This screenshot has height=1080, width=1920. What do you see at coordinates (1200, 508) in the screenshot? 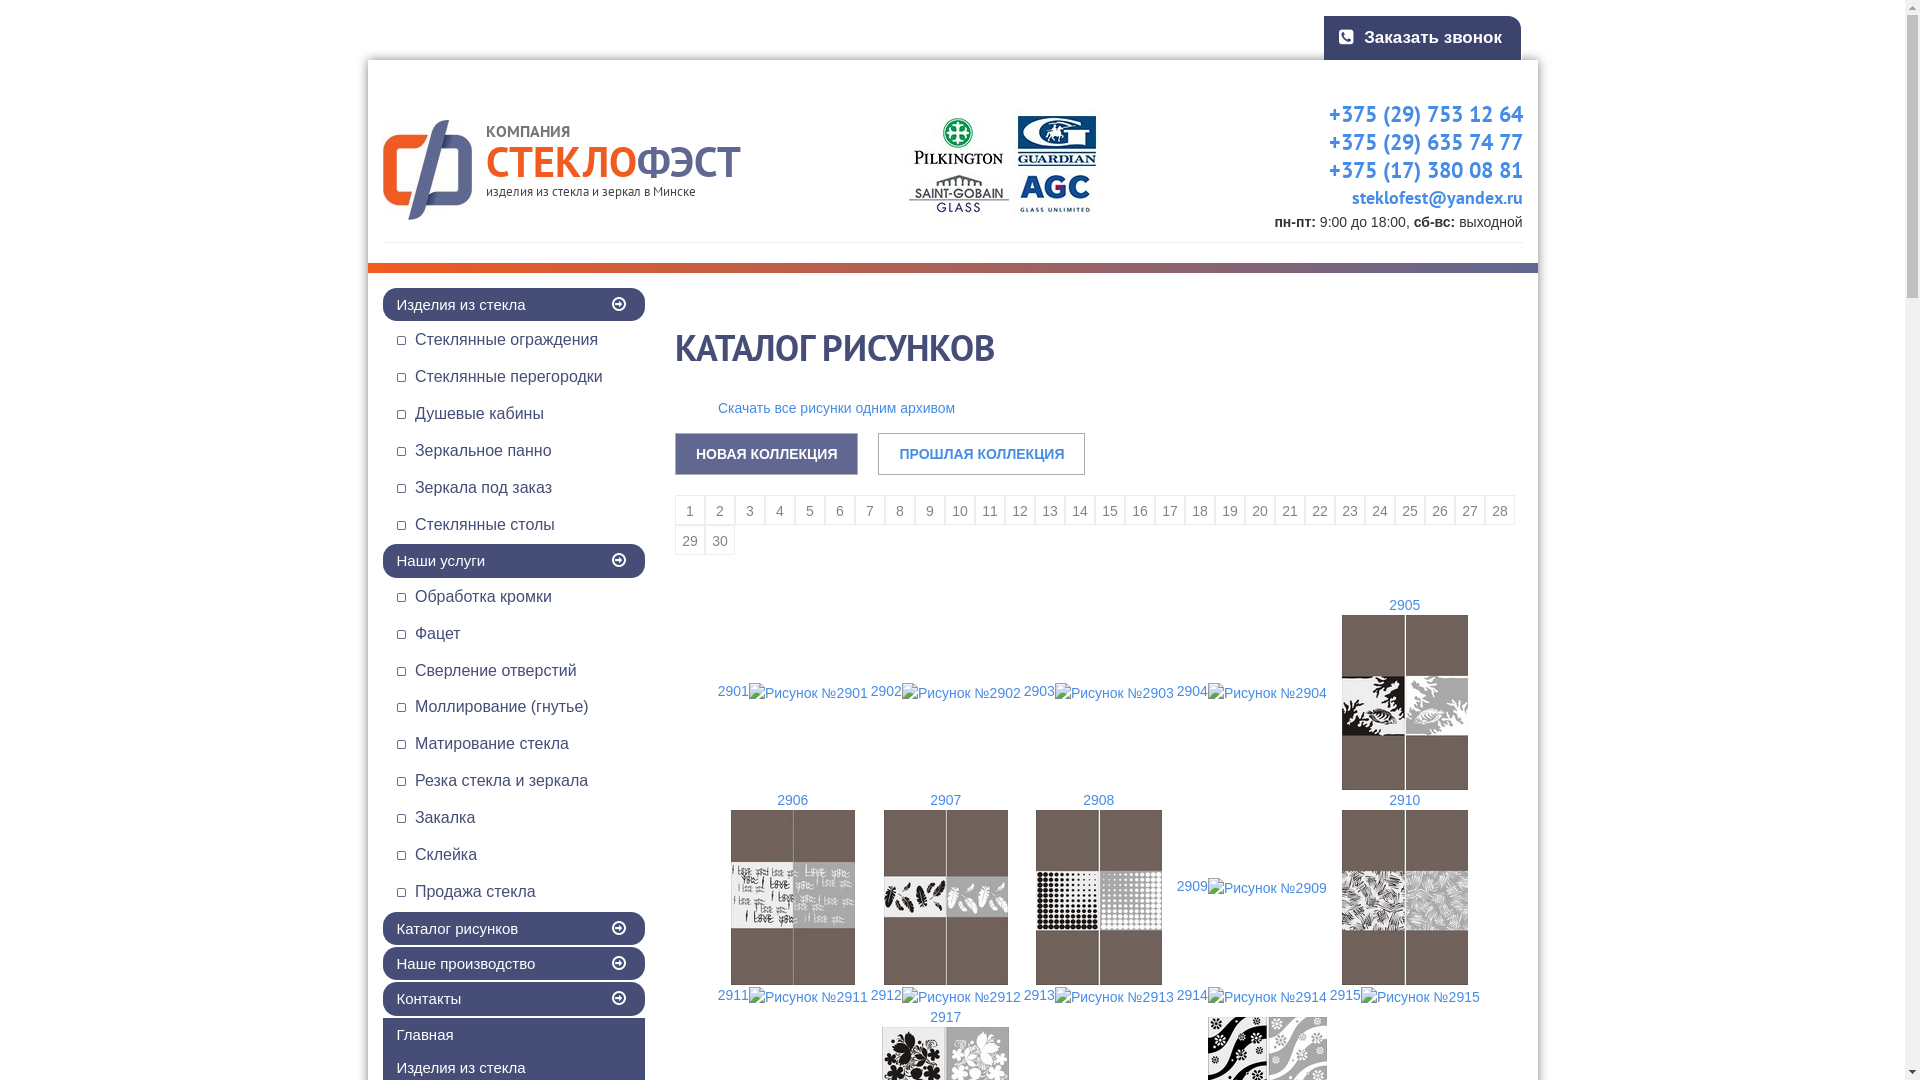
I see `'18'` at bounding box center [1200, 508].